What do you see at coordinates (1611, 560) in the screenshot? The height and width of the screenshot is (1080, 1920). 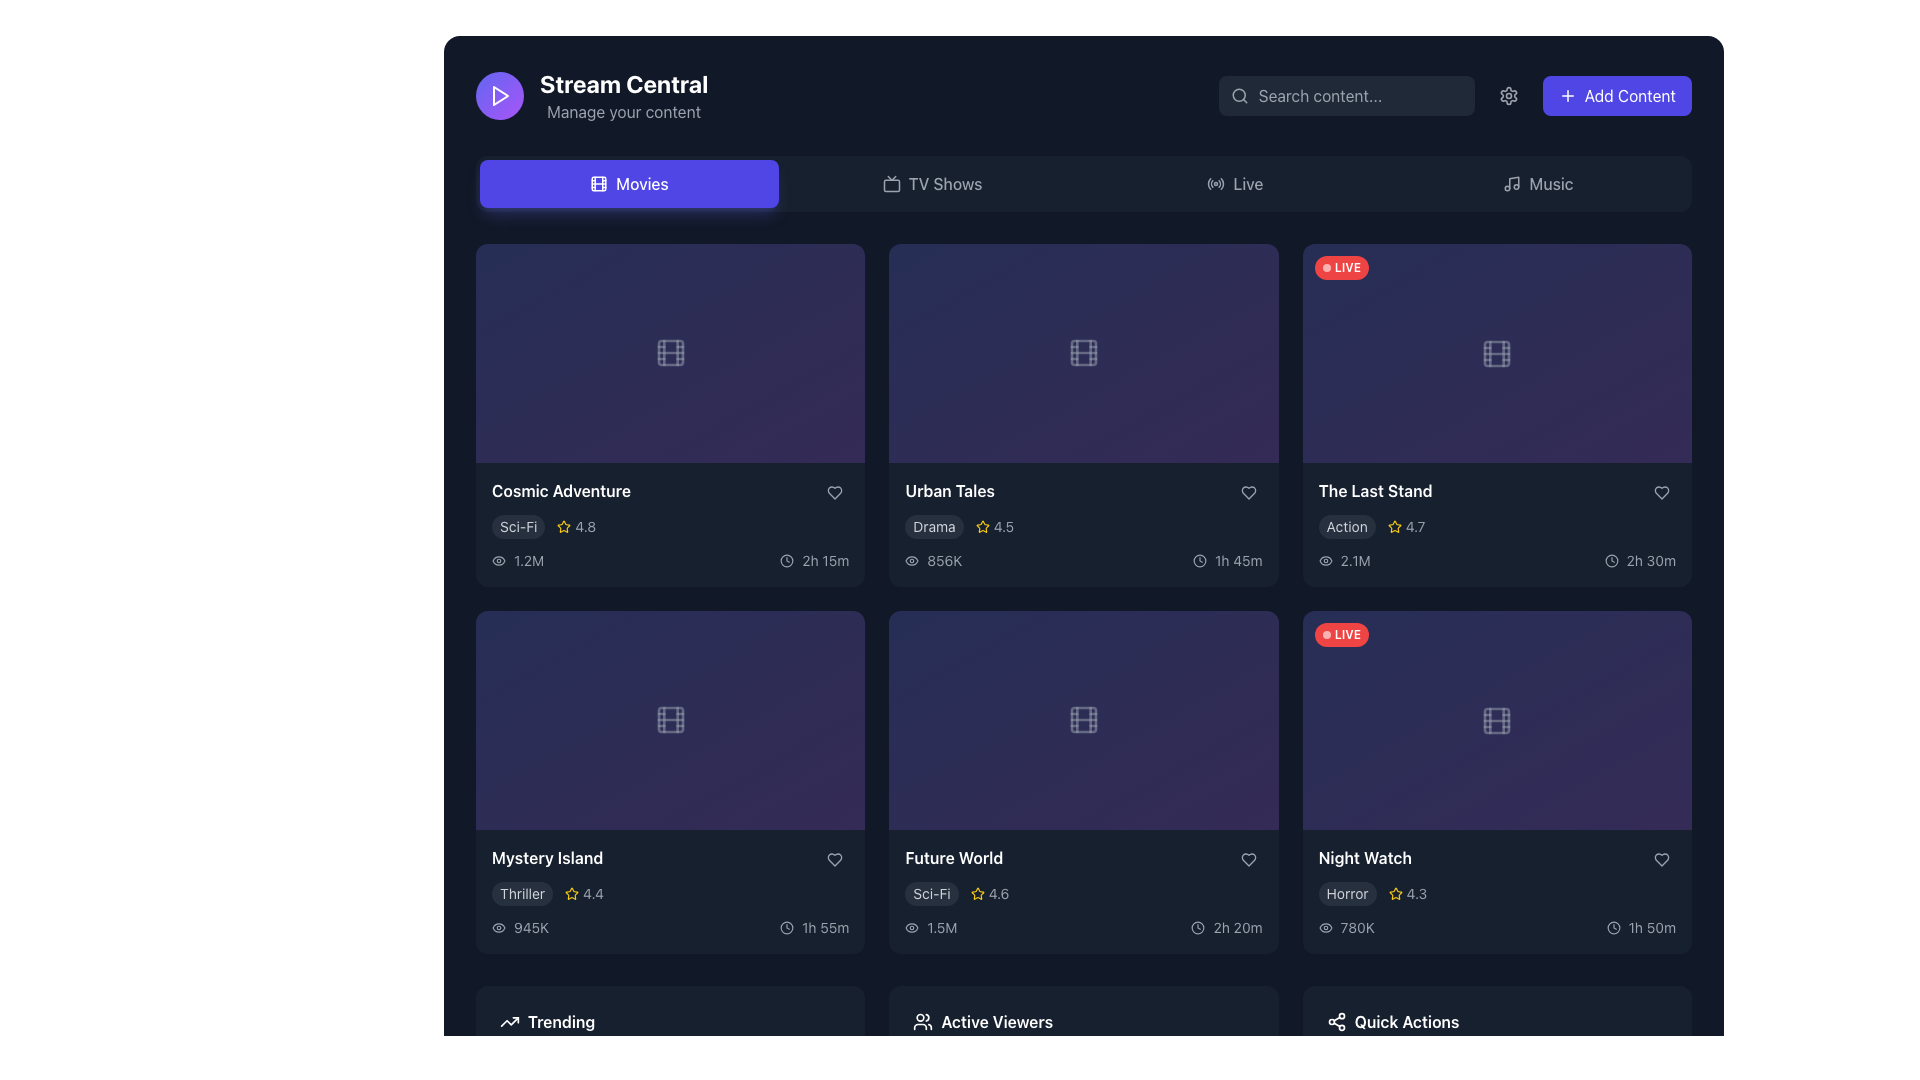 I see `the clock icon located at the bottom-right section of 'The Last Stand' card, which visually represents the pending time of '2h 30m'` at bounding box center [1611, 560].